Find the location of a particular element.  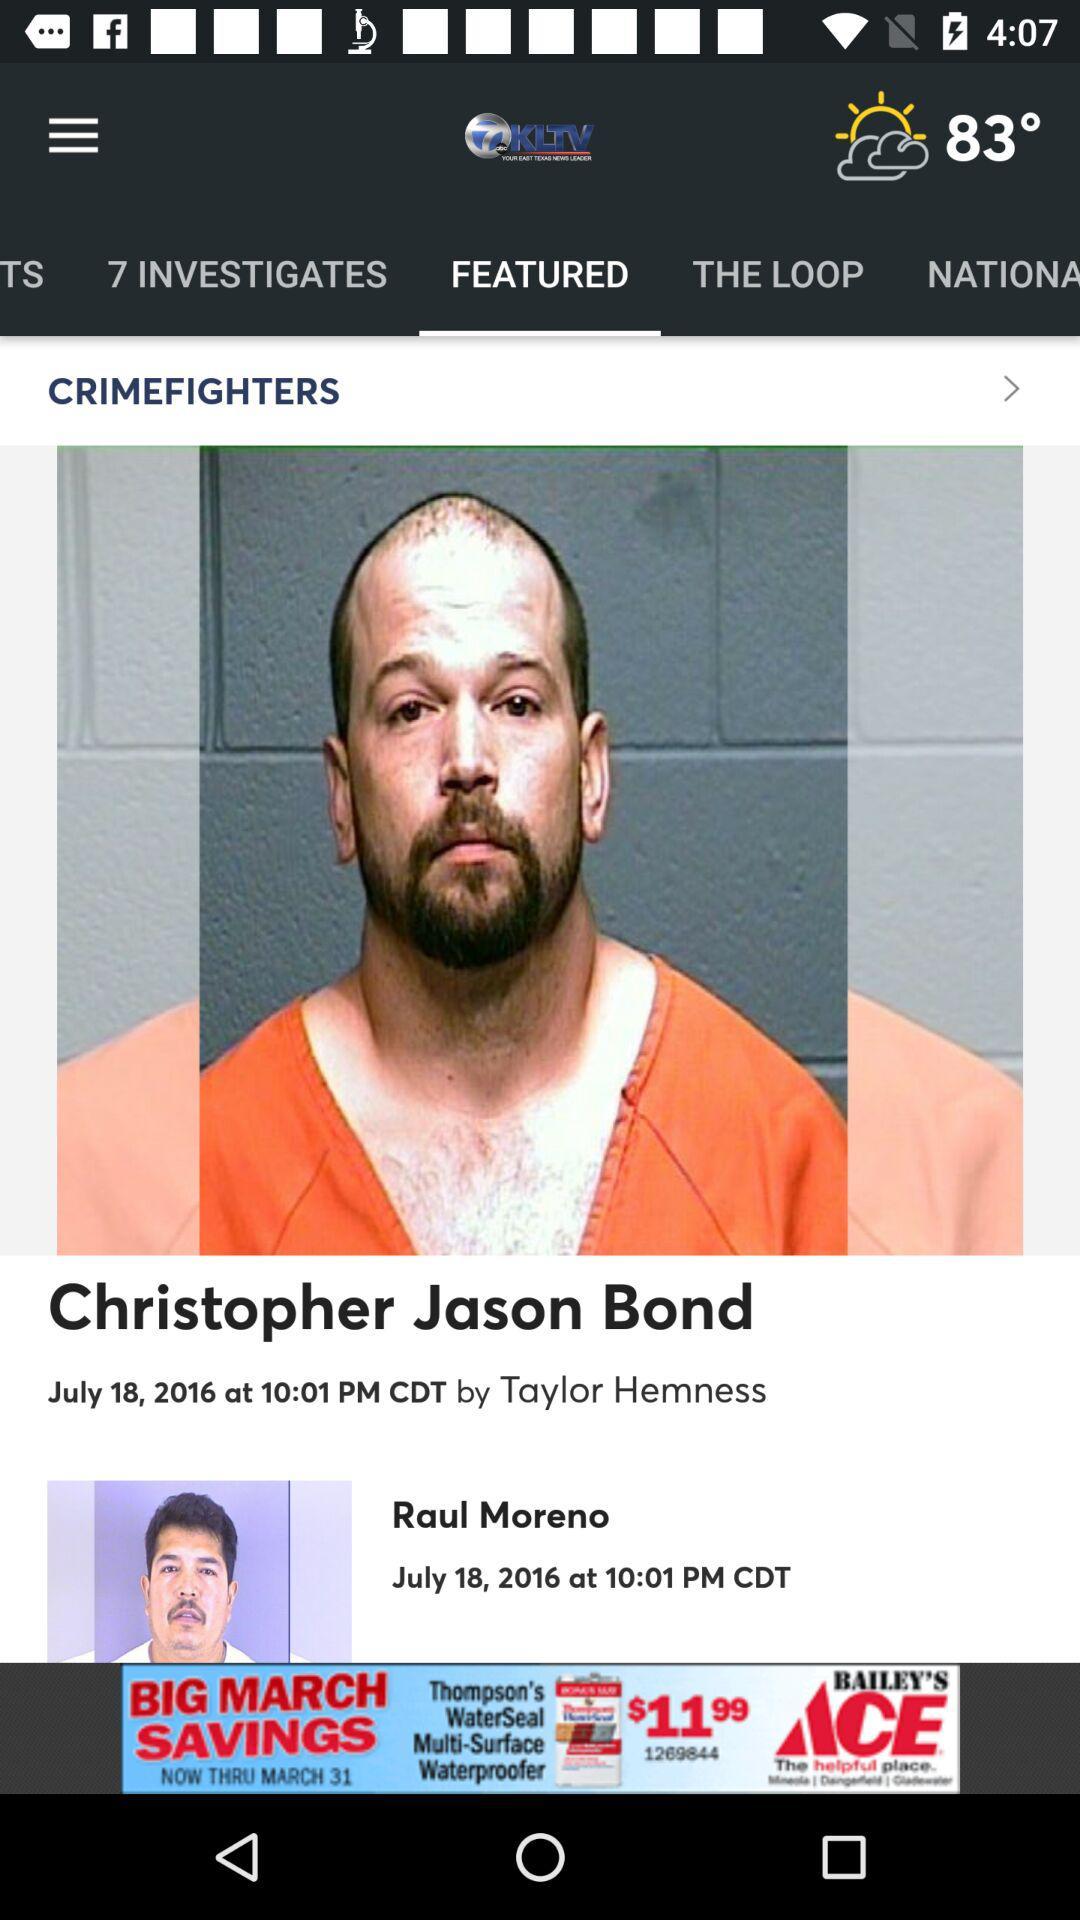

open the weather is located at coordinates (880, 135).